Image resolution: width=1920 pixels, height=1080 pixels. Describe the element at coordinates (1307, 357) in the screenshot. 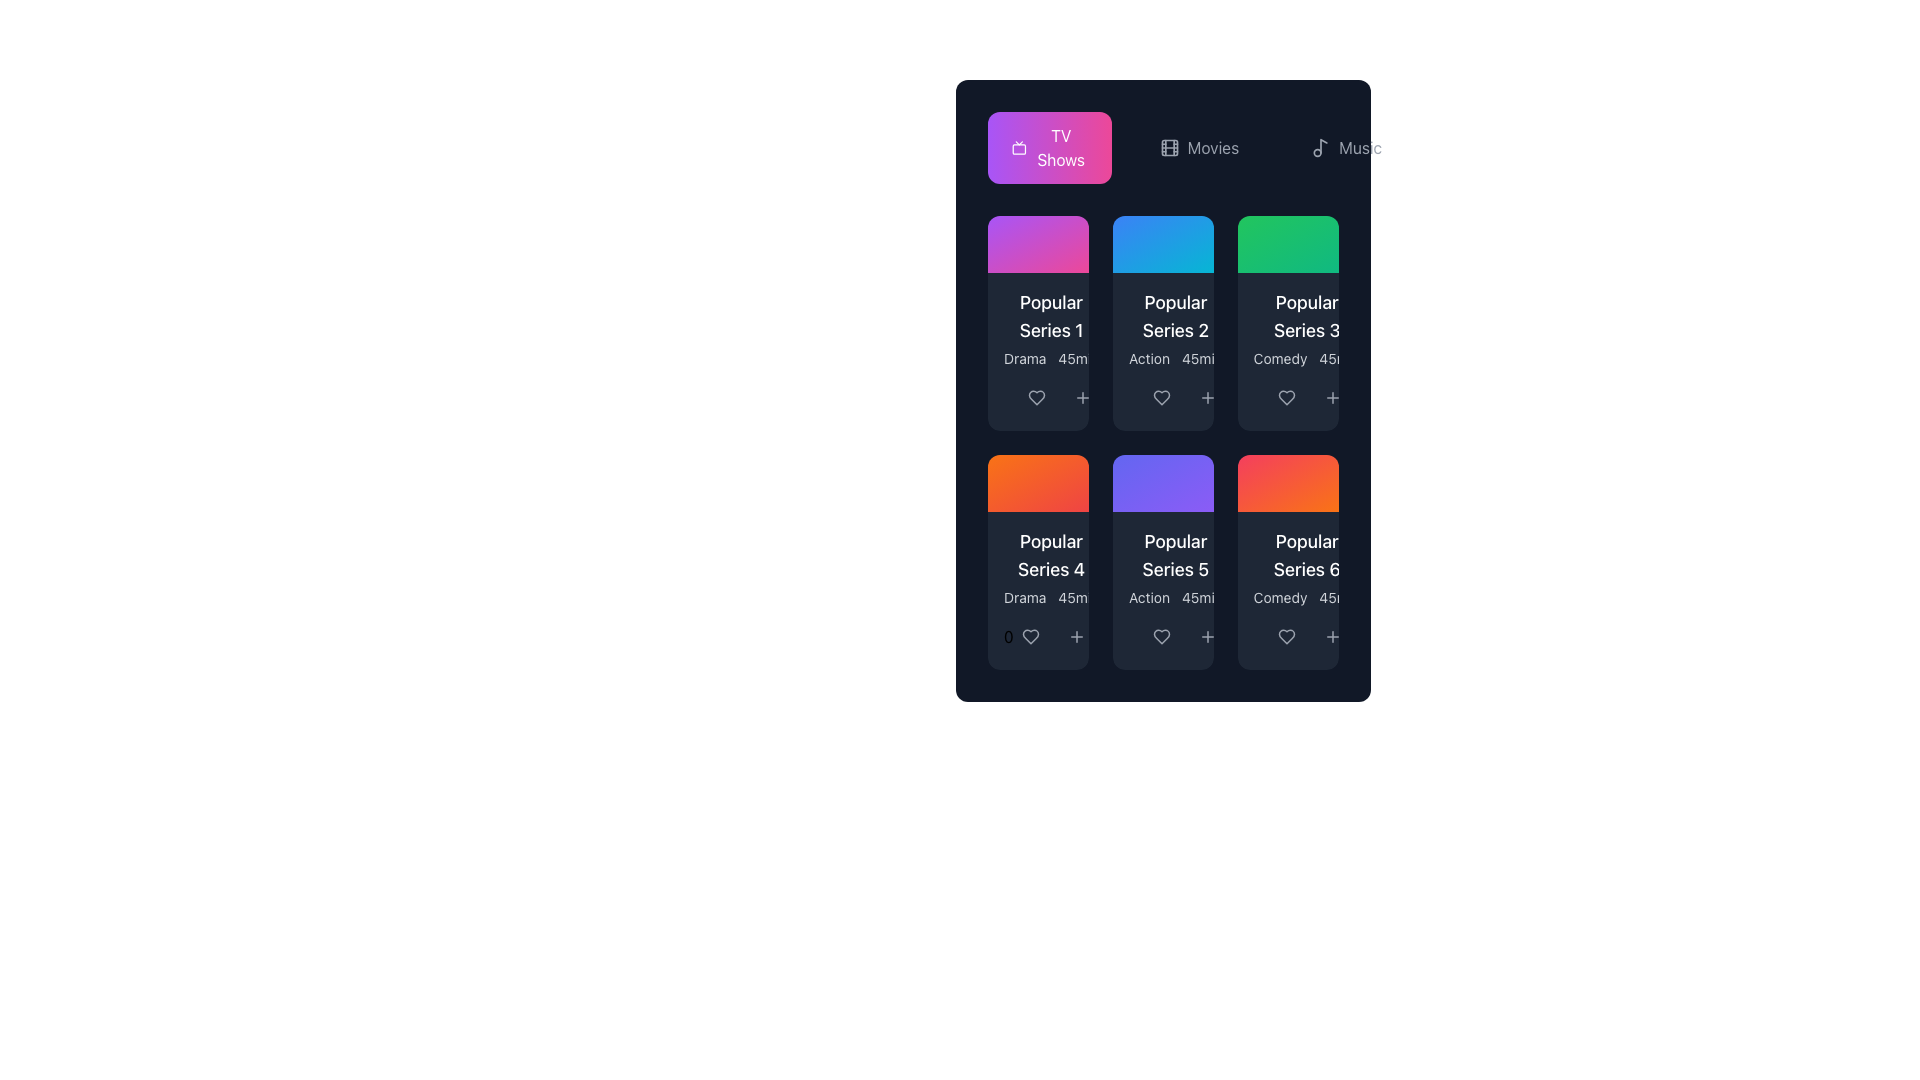

I see `the text label providing additional information about the series genre and duration, located below the title 'Popular Series 3' in the third card of the grid layout` at that location.